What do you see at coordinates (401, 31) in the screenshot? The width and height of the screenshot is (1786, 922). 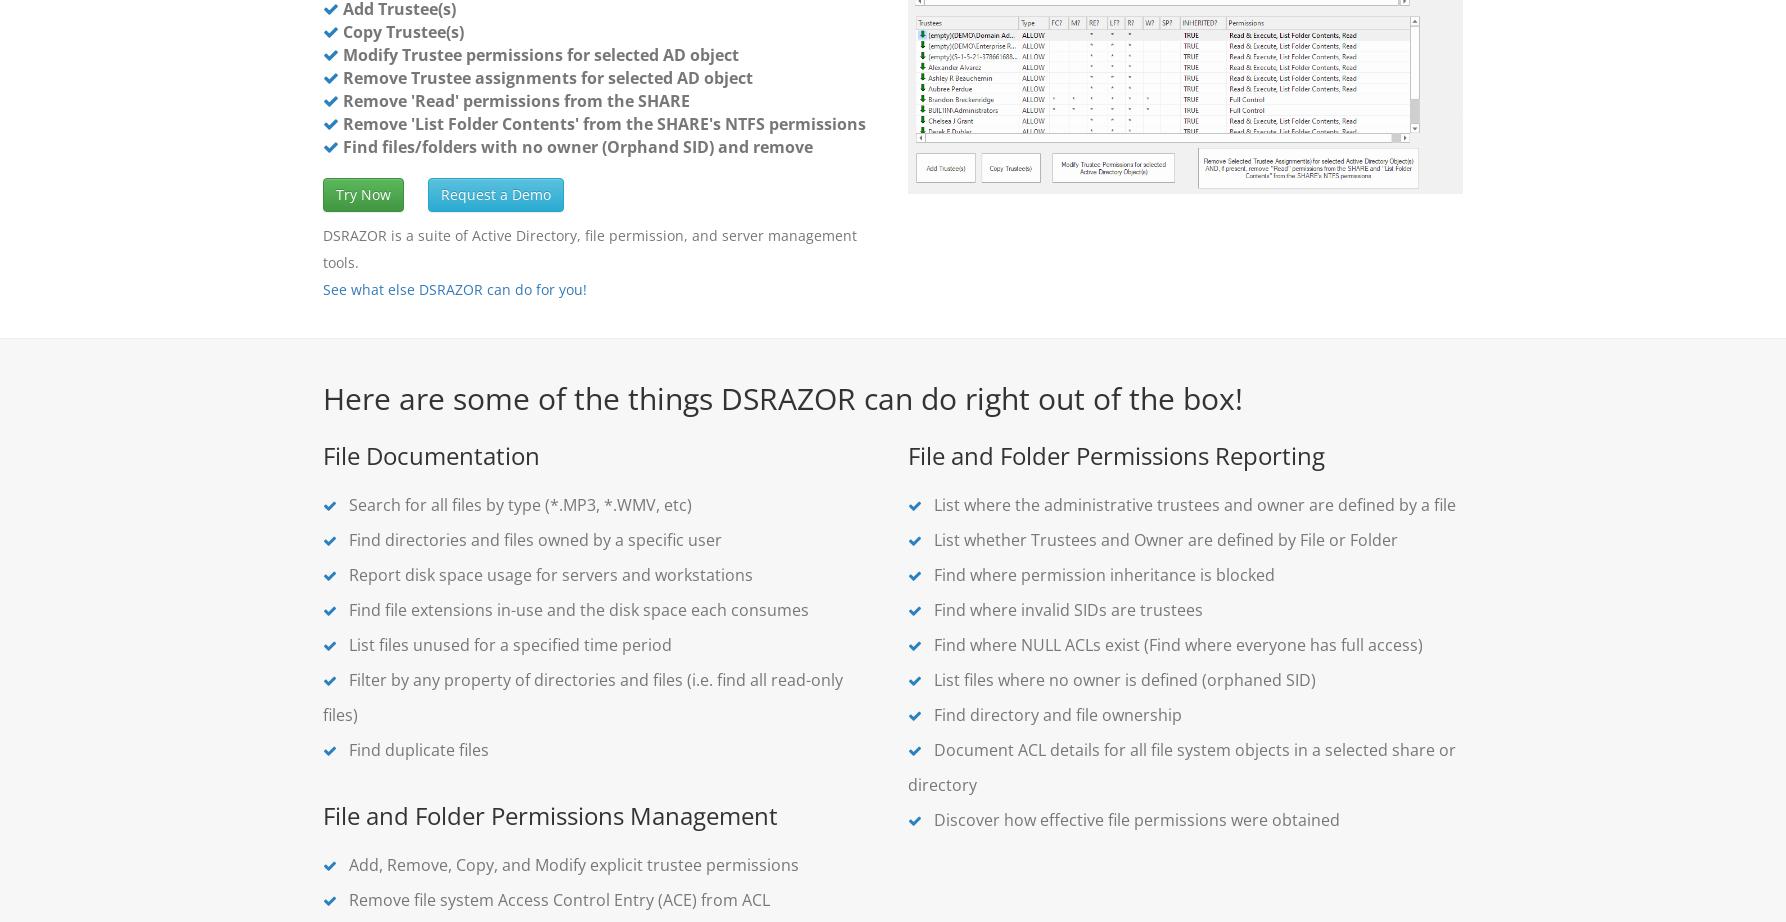 I see `'Copy Trustee(s)'` at bounding box center [401, 31].